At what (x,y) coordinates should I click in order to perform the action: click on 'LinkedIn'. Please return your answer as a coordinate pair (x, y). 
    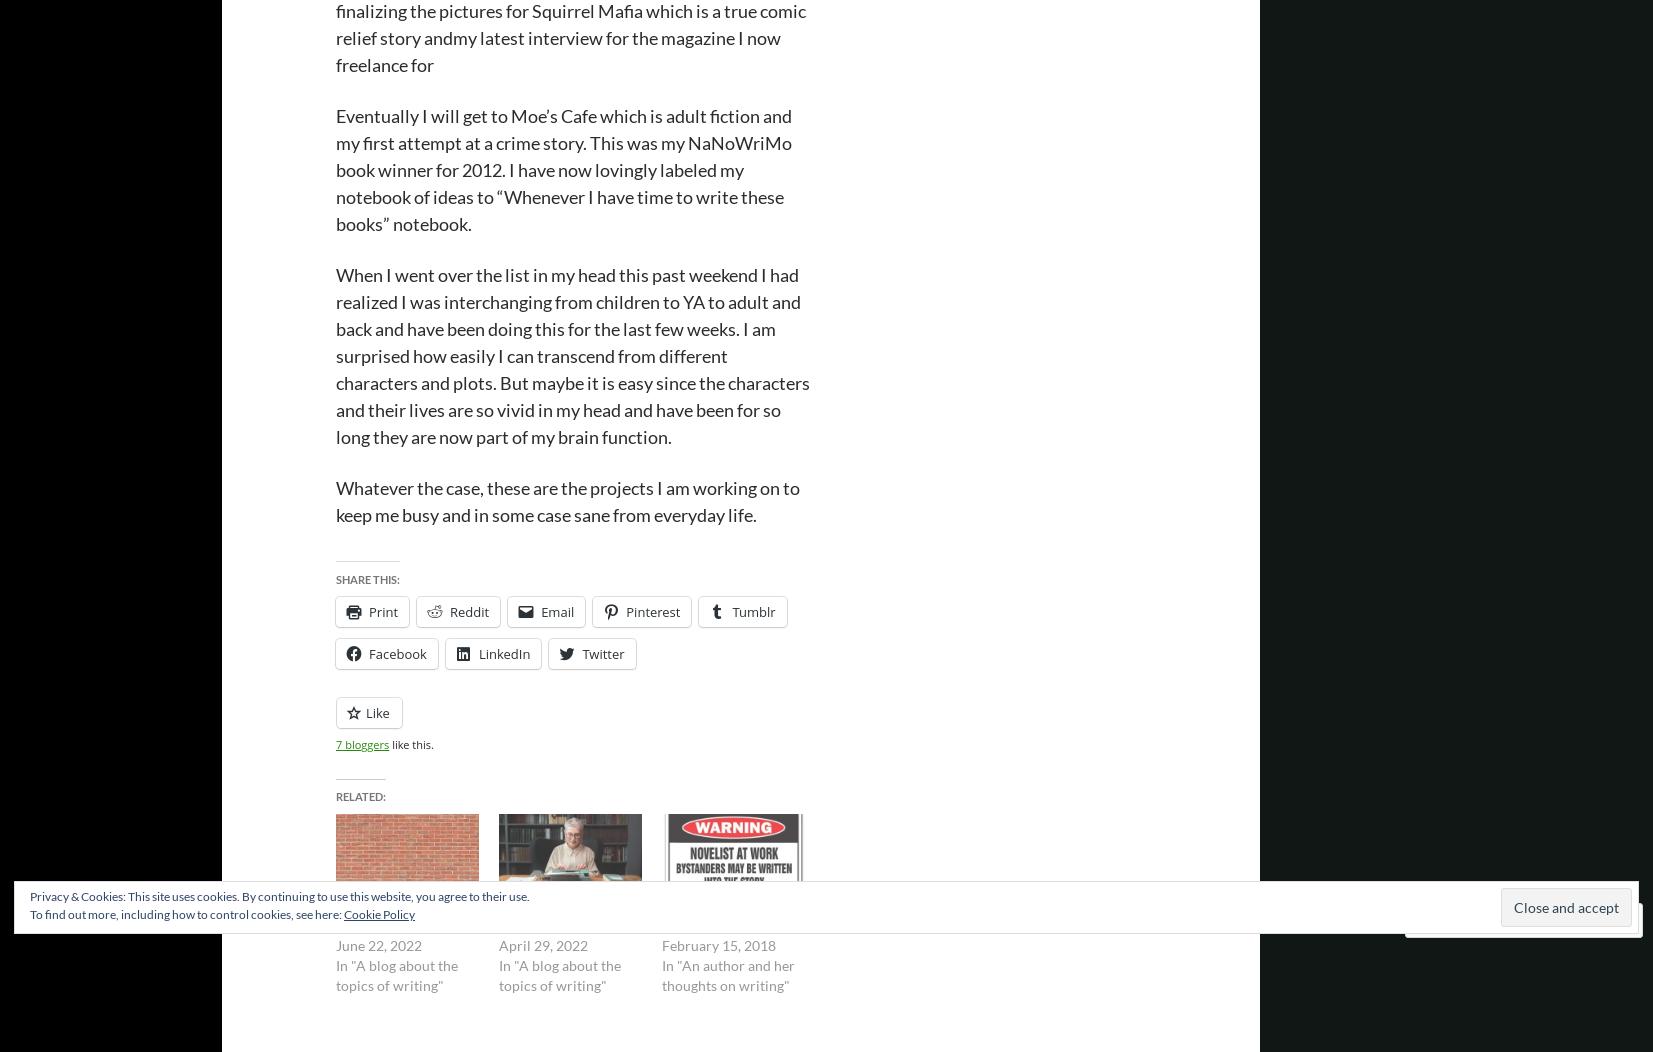
    Looking at the image, I should click on (502, 654).